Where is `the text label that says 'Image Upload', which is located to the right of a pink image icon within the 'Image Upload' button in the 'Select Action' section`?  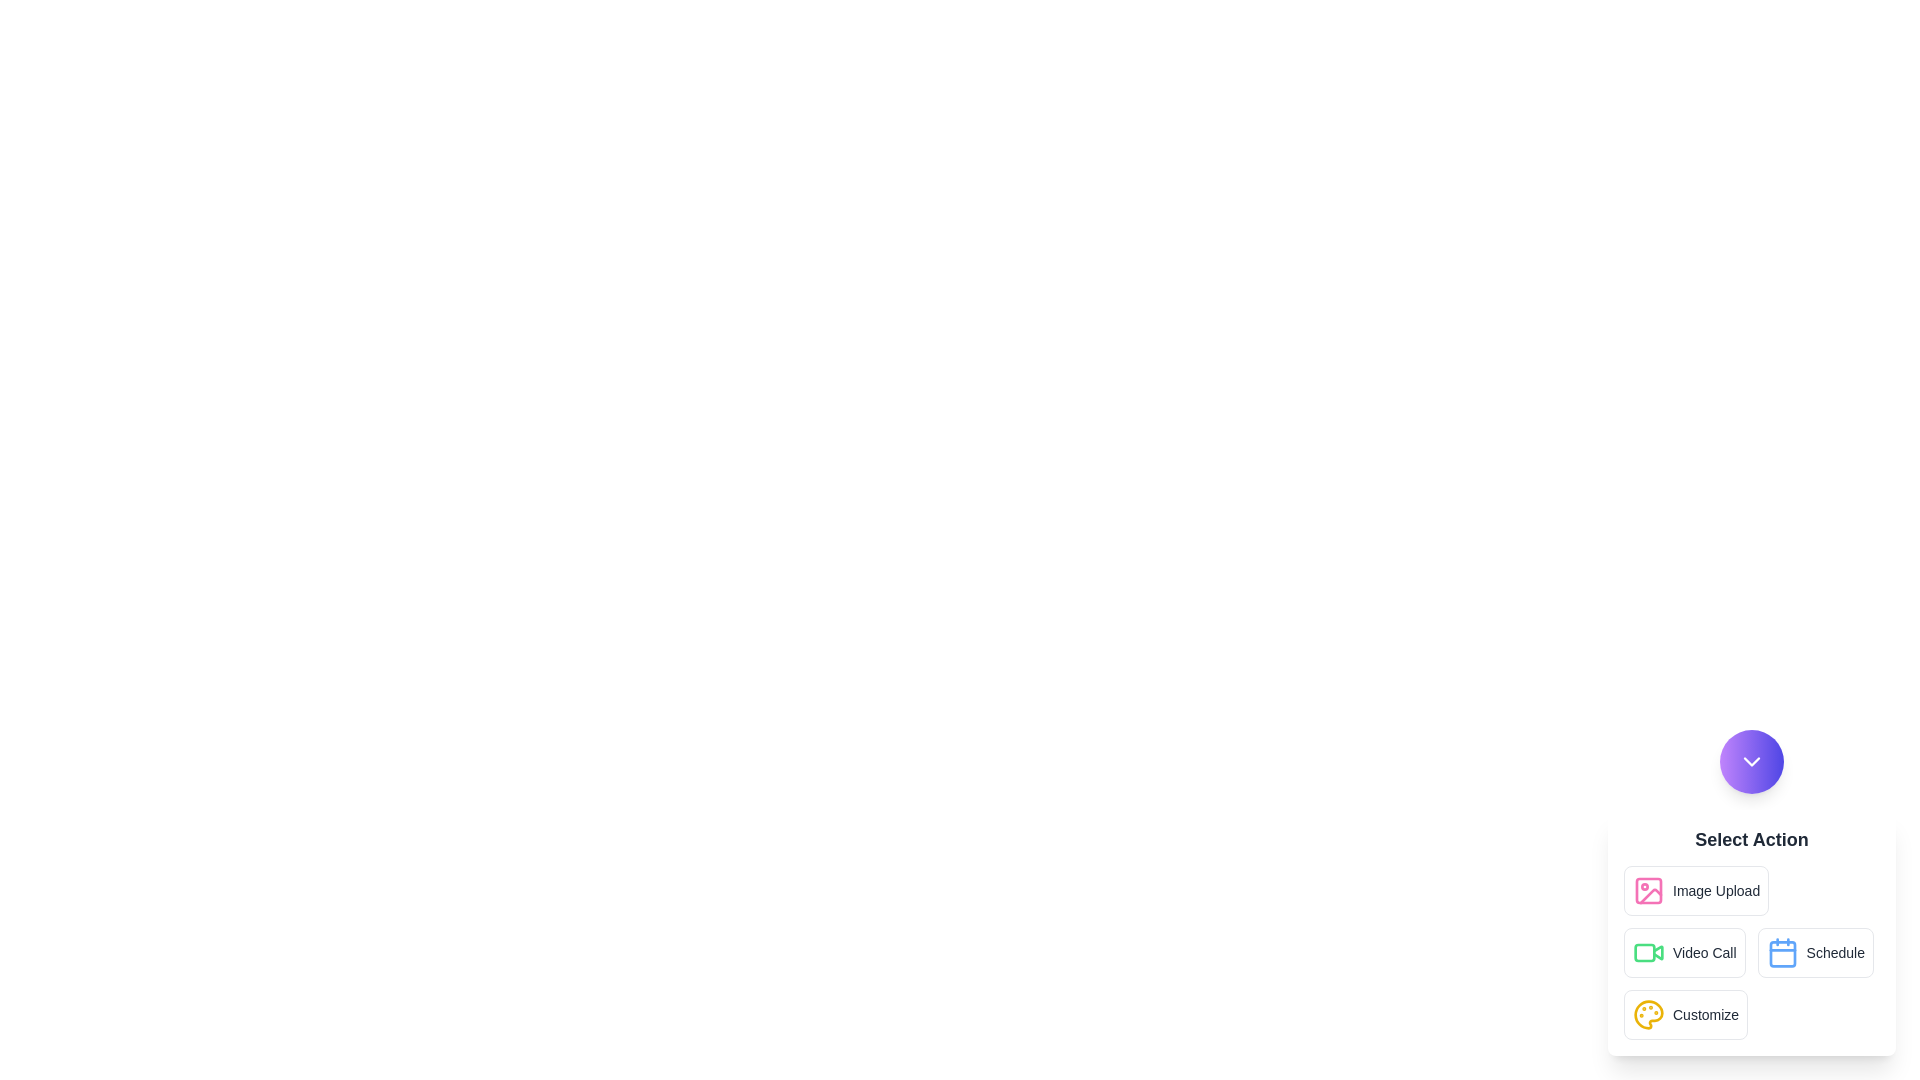
the text label that says 'Image Upload', which is located to the right of a pink image icon within the 'Image Upload' button in the 'Select Action' section is located at coordinates (1715, 890).